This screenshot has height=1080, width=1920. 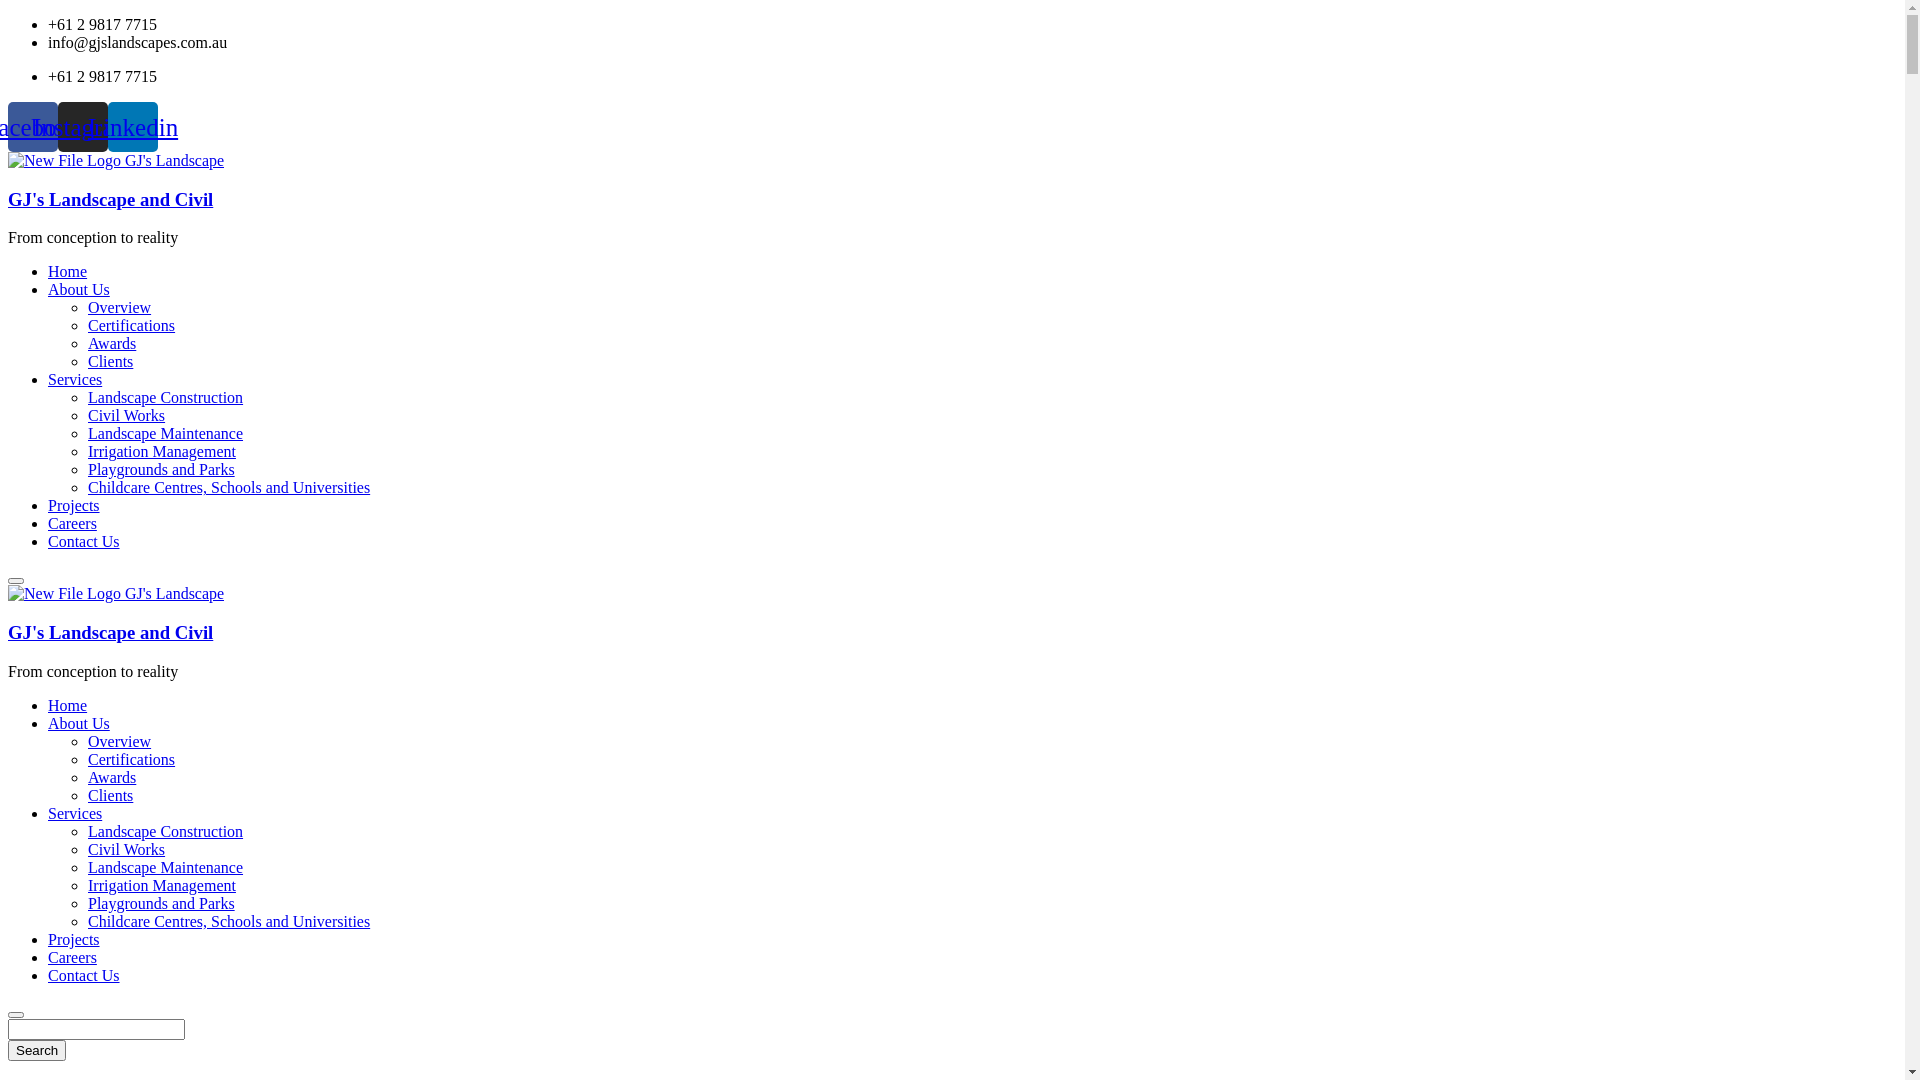 What do you see at coordinates (72, 522) in the screenshot?
I see `'Careers'` at bounding box center [72, 522].